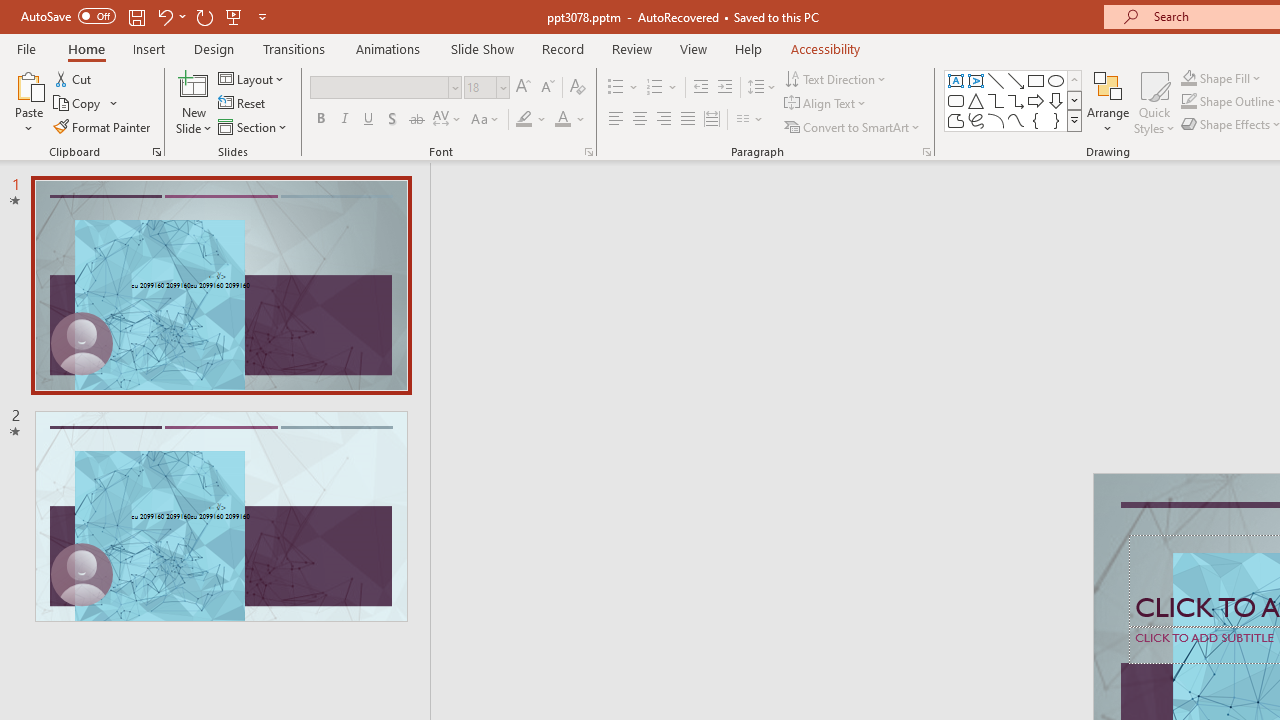 The width and height of the screenshot is (1280, 720). What do you see at coordinates (976, 100) in the screenshot?
I see `'Isosceles Triangle'` at bounding box center [976, 100].